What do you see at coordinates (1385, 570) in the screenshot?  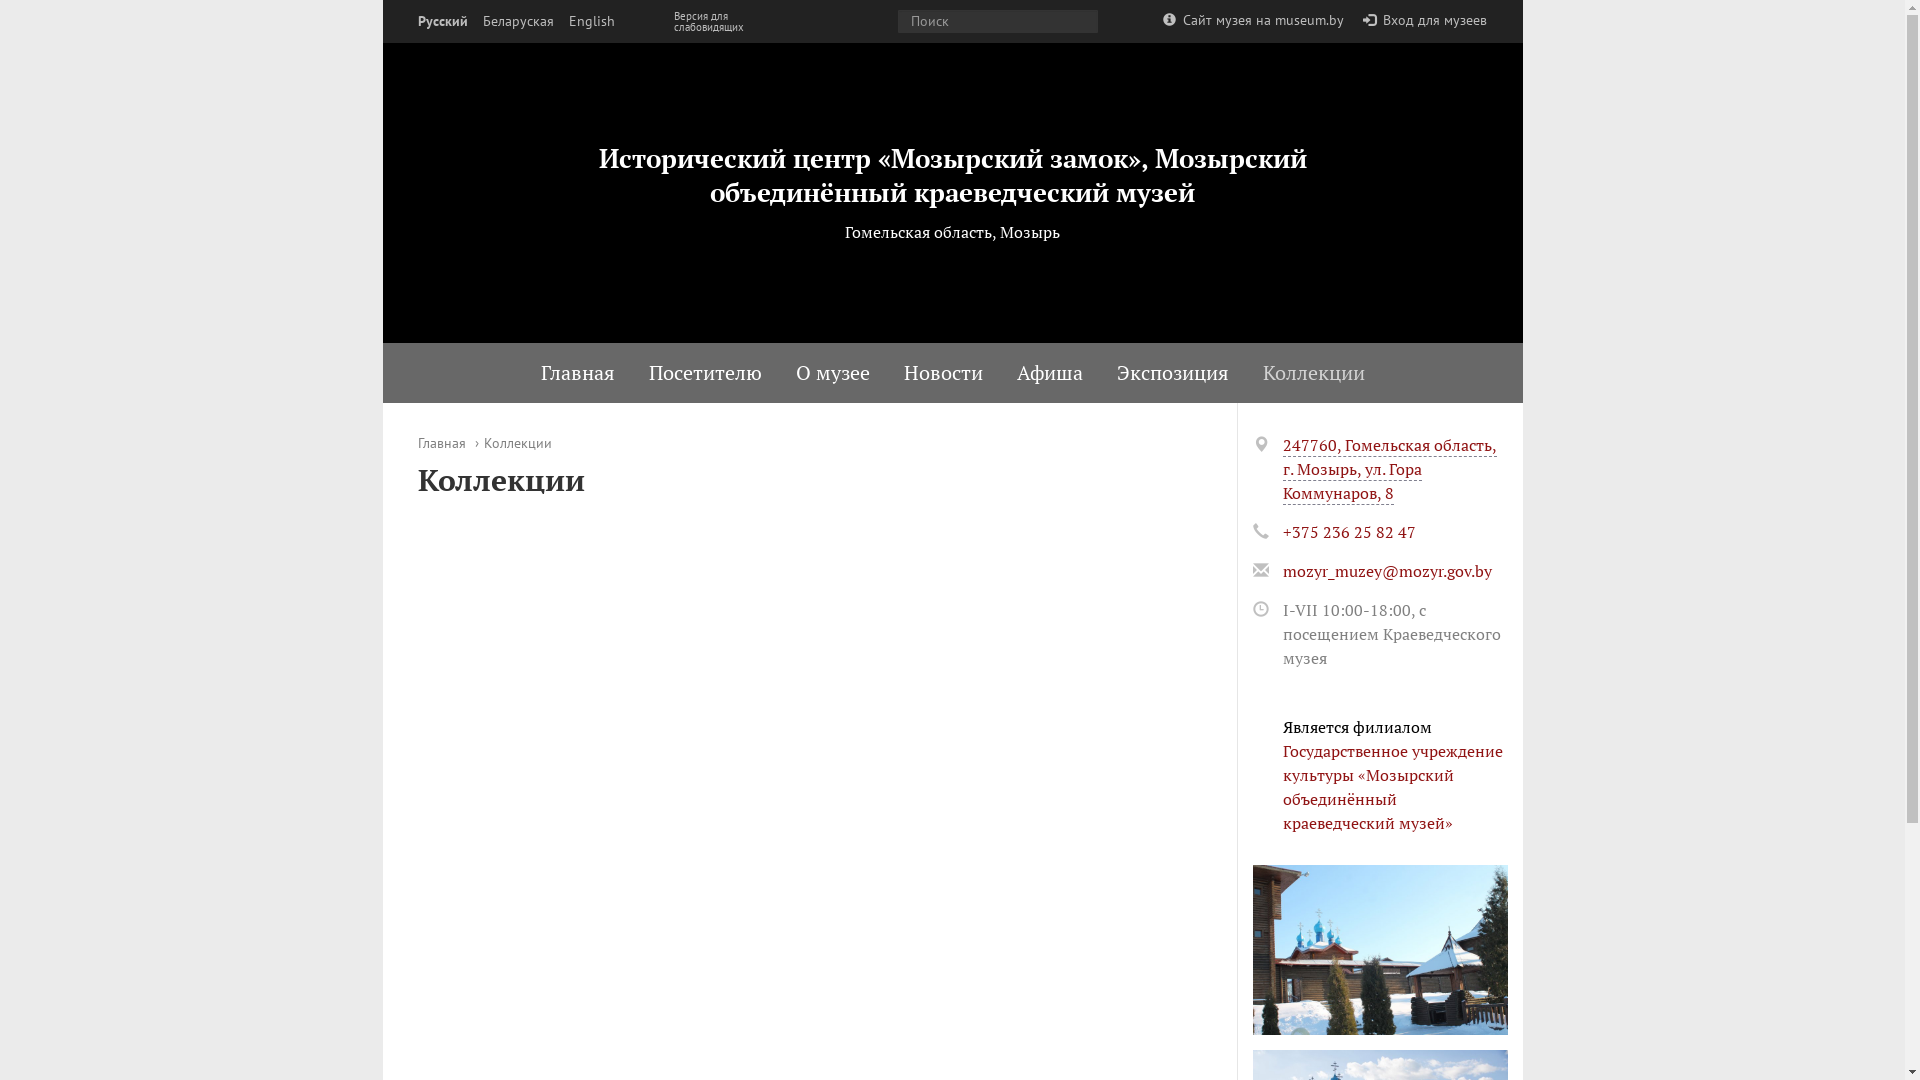 I see `'mozyr_muzey@mozyr.gov.by'` at bounding box center [1385, 570].